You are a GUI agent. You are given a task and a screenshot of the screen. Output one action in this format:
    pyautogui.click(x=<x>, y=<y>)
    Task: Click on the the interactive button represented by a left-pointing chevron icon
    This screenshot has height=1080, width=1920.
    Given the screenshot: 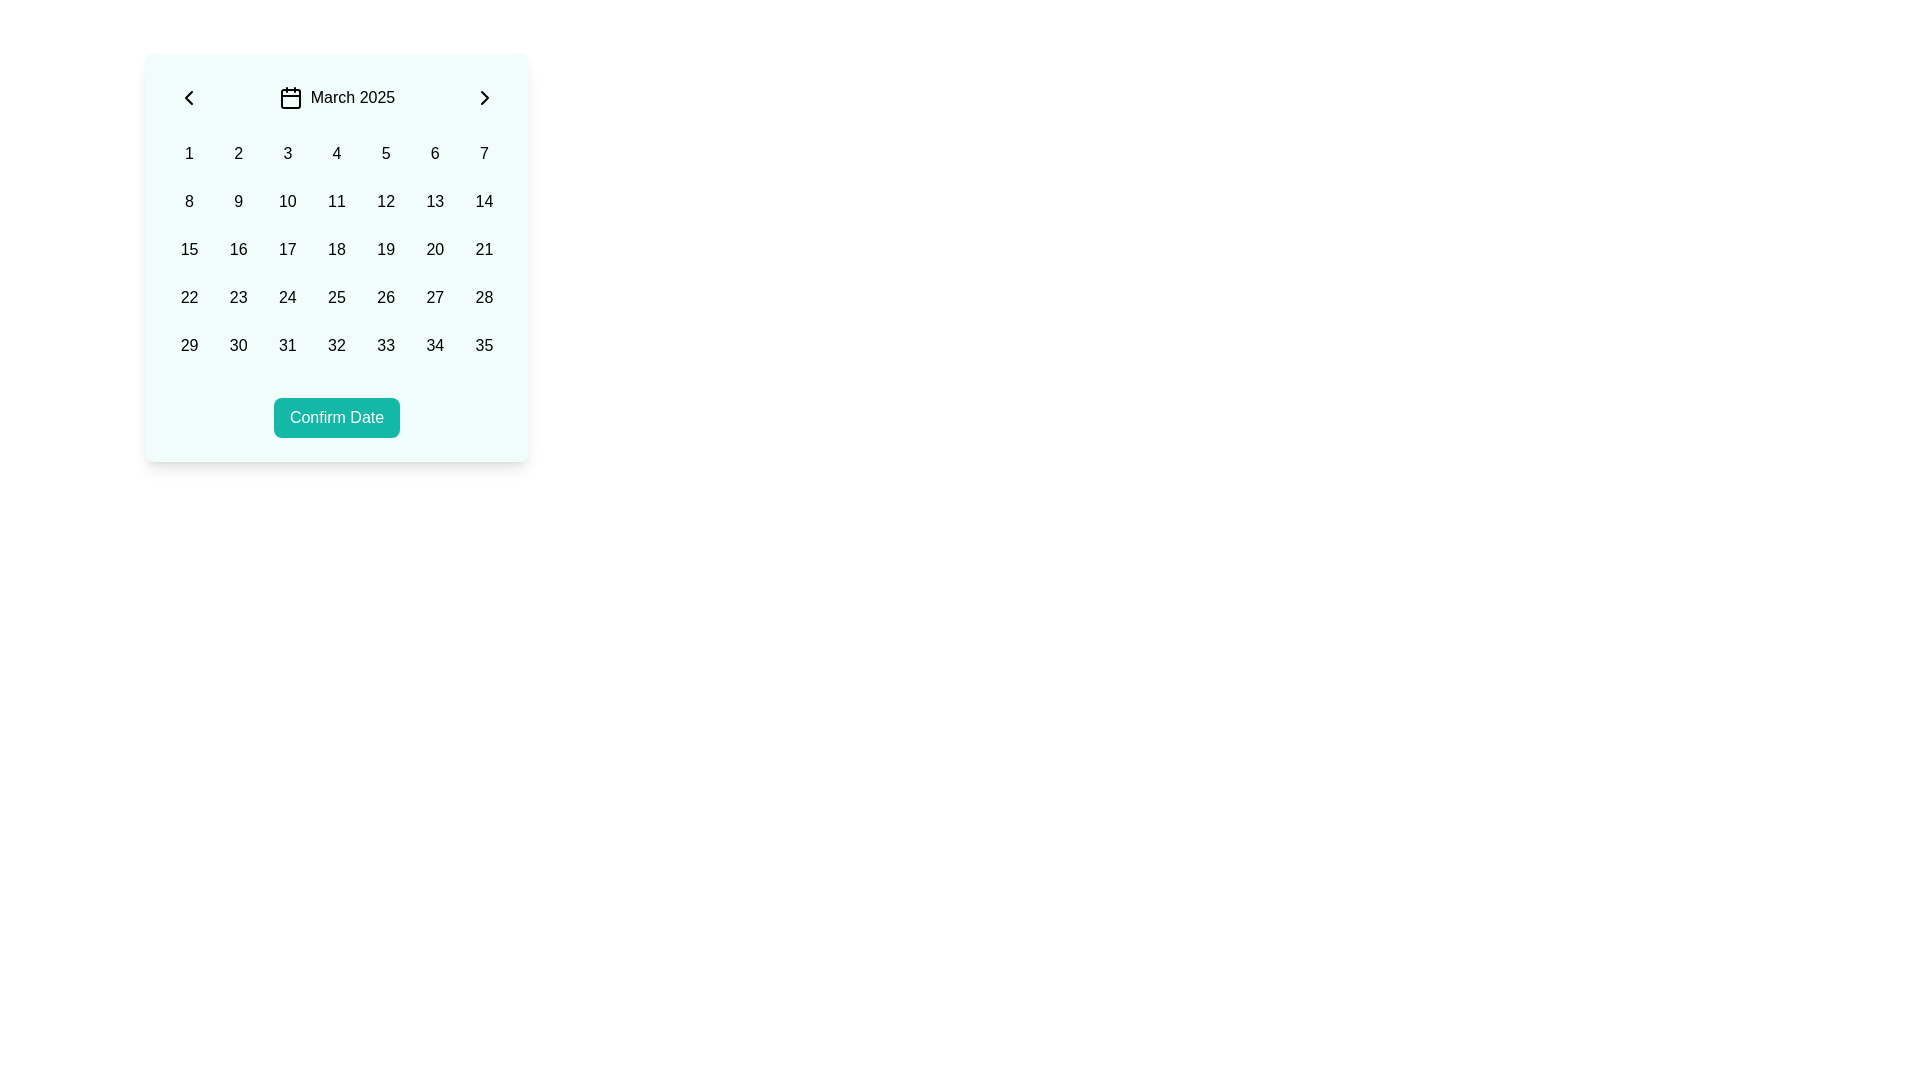 What is the action you would take?
    pyautogui.click(x=188, y=97)
    